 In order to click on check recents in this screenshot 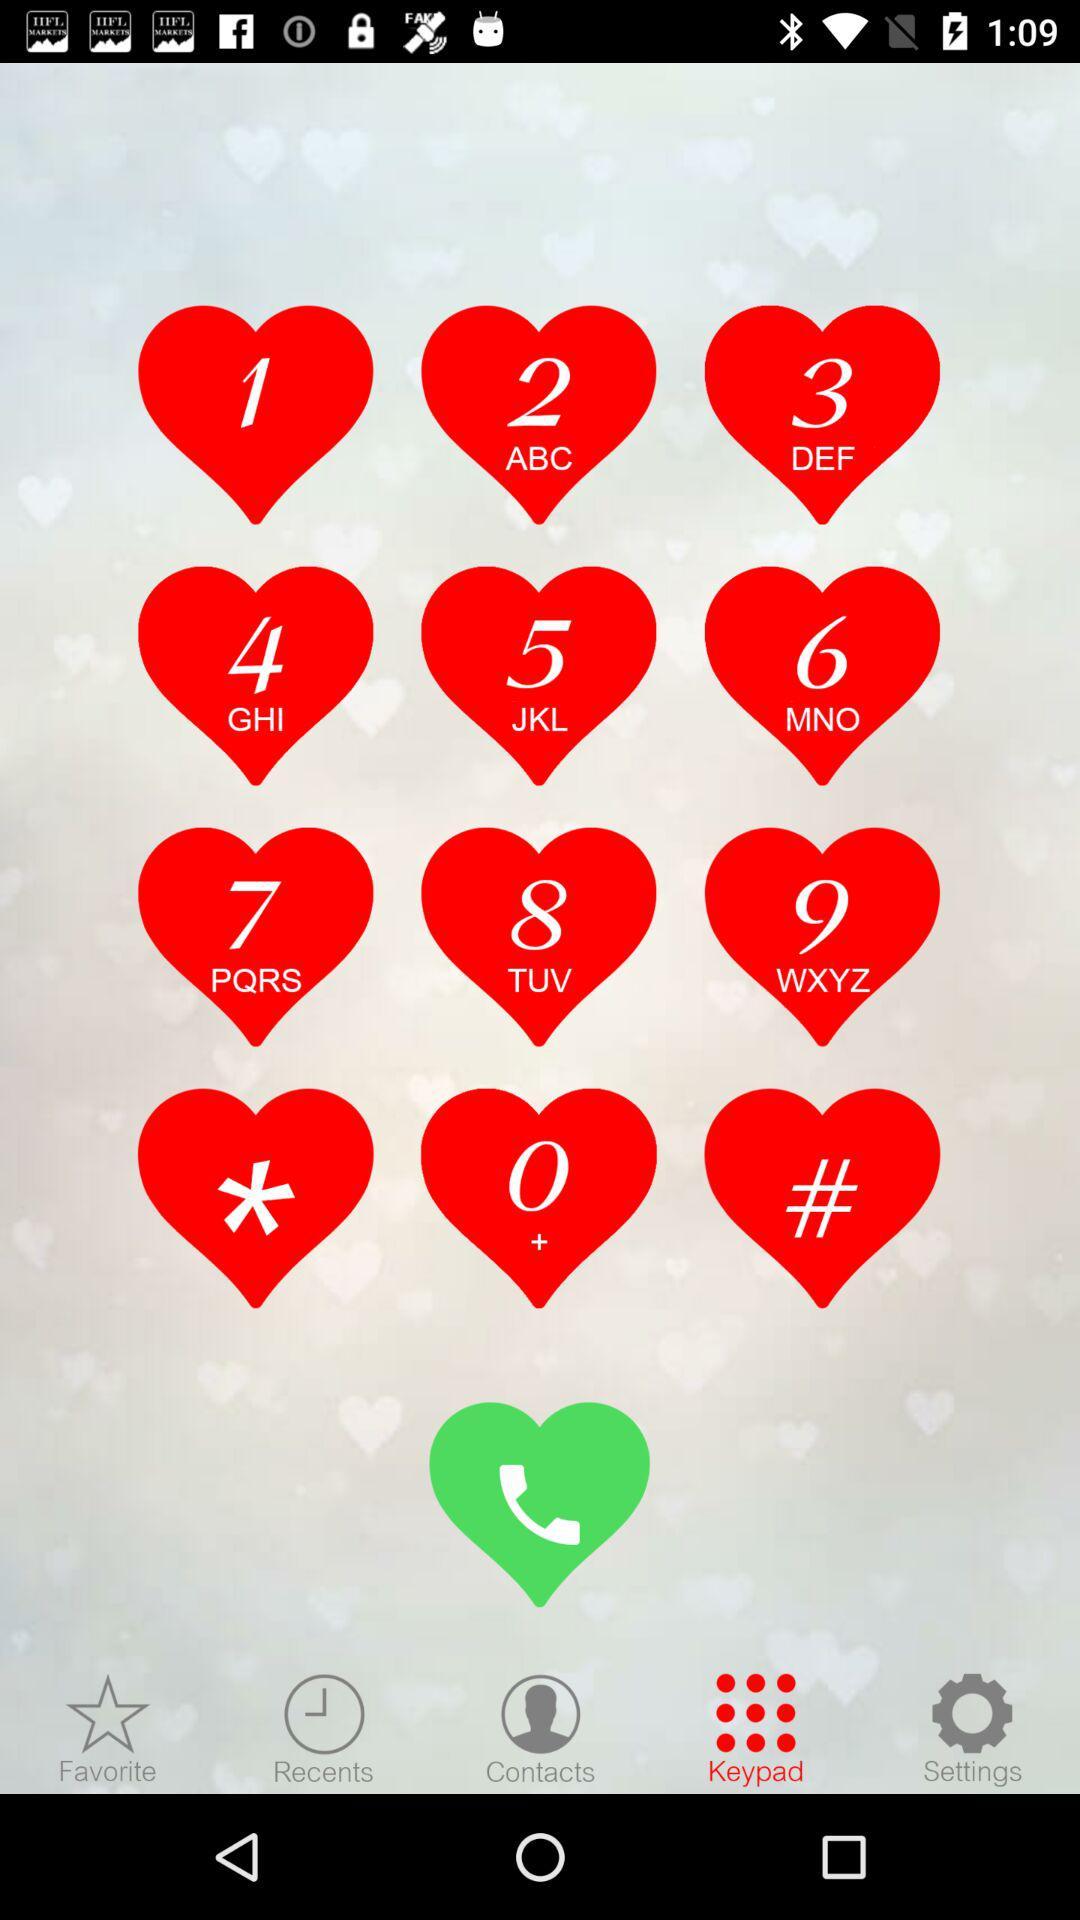, I will do `click(323, 1728)`.